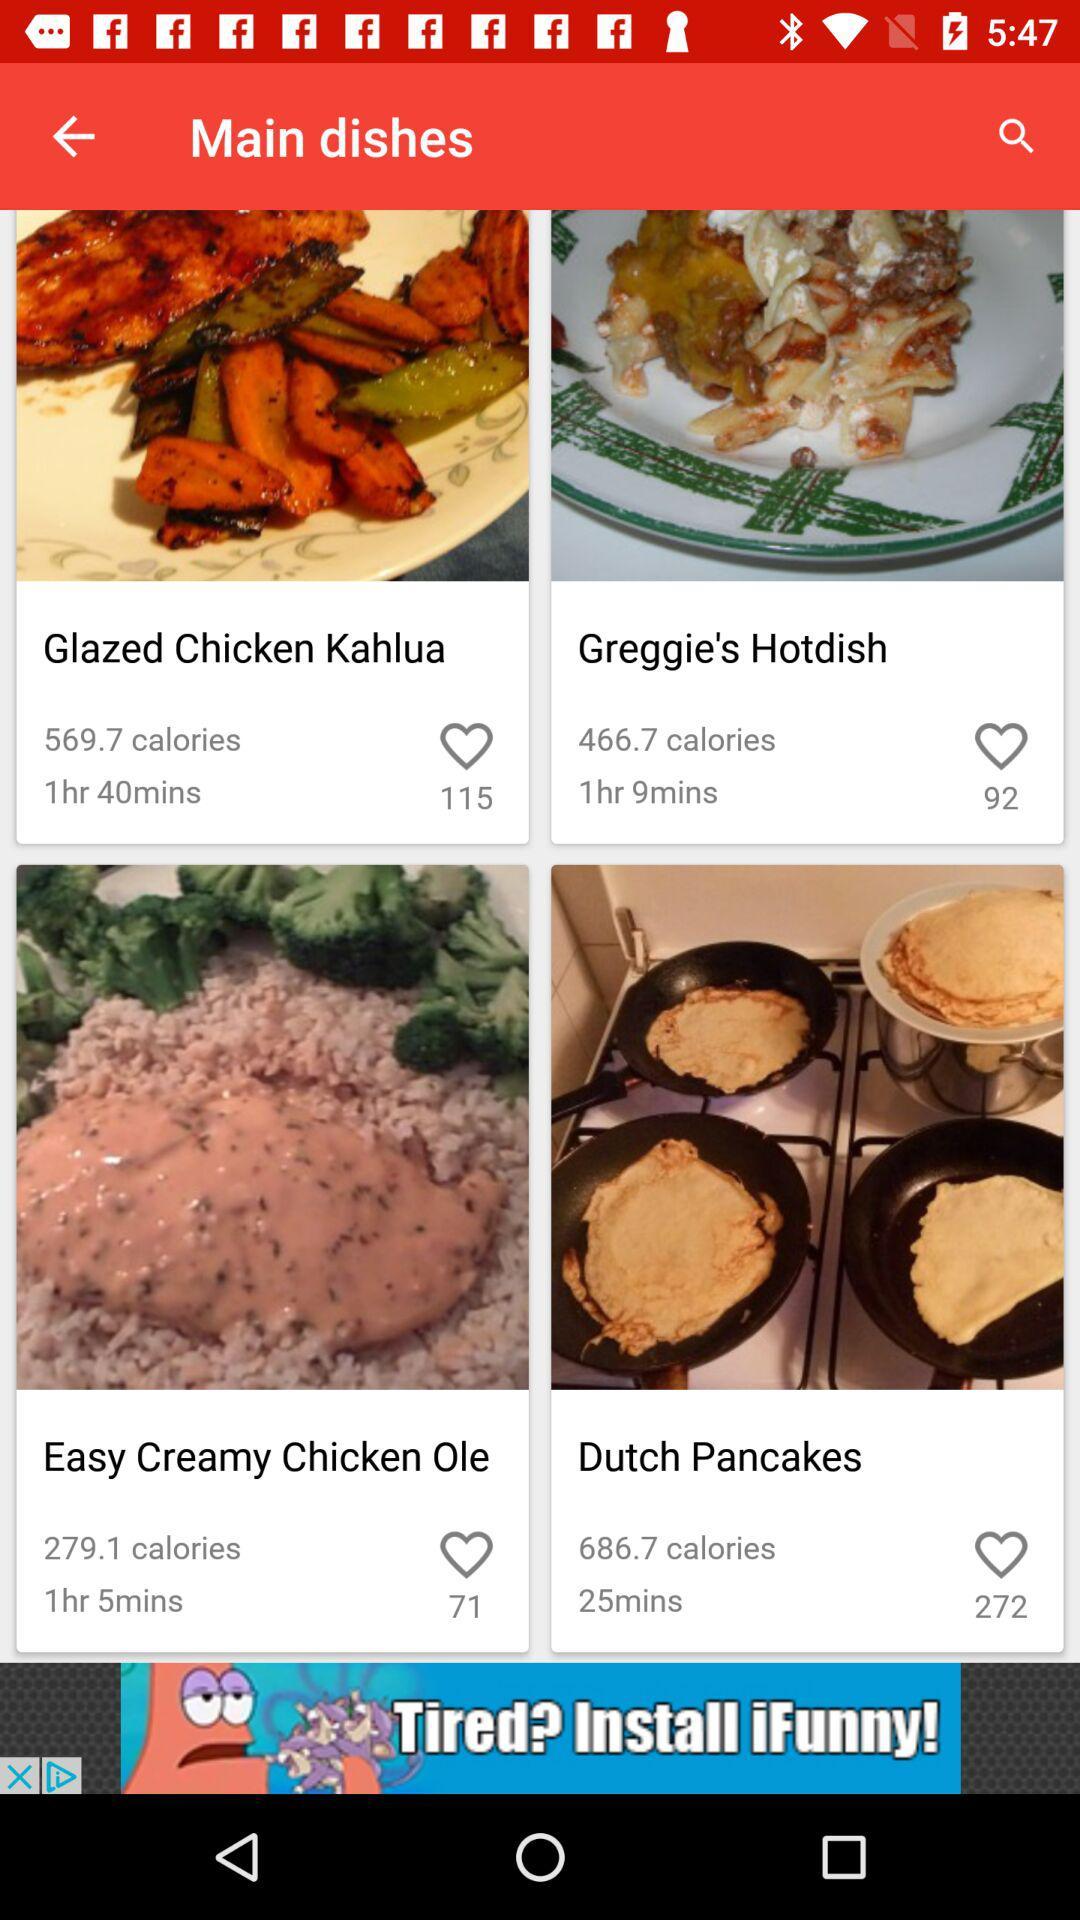 The image size is (1080, 1920). Describe the element at coordinates (1017, 136) in the screenshot. I see `search button` at that location.